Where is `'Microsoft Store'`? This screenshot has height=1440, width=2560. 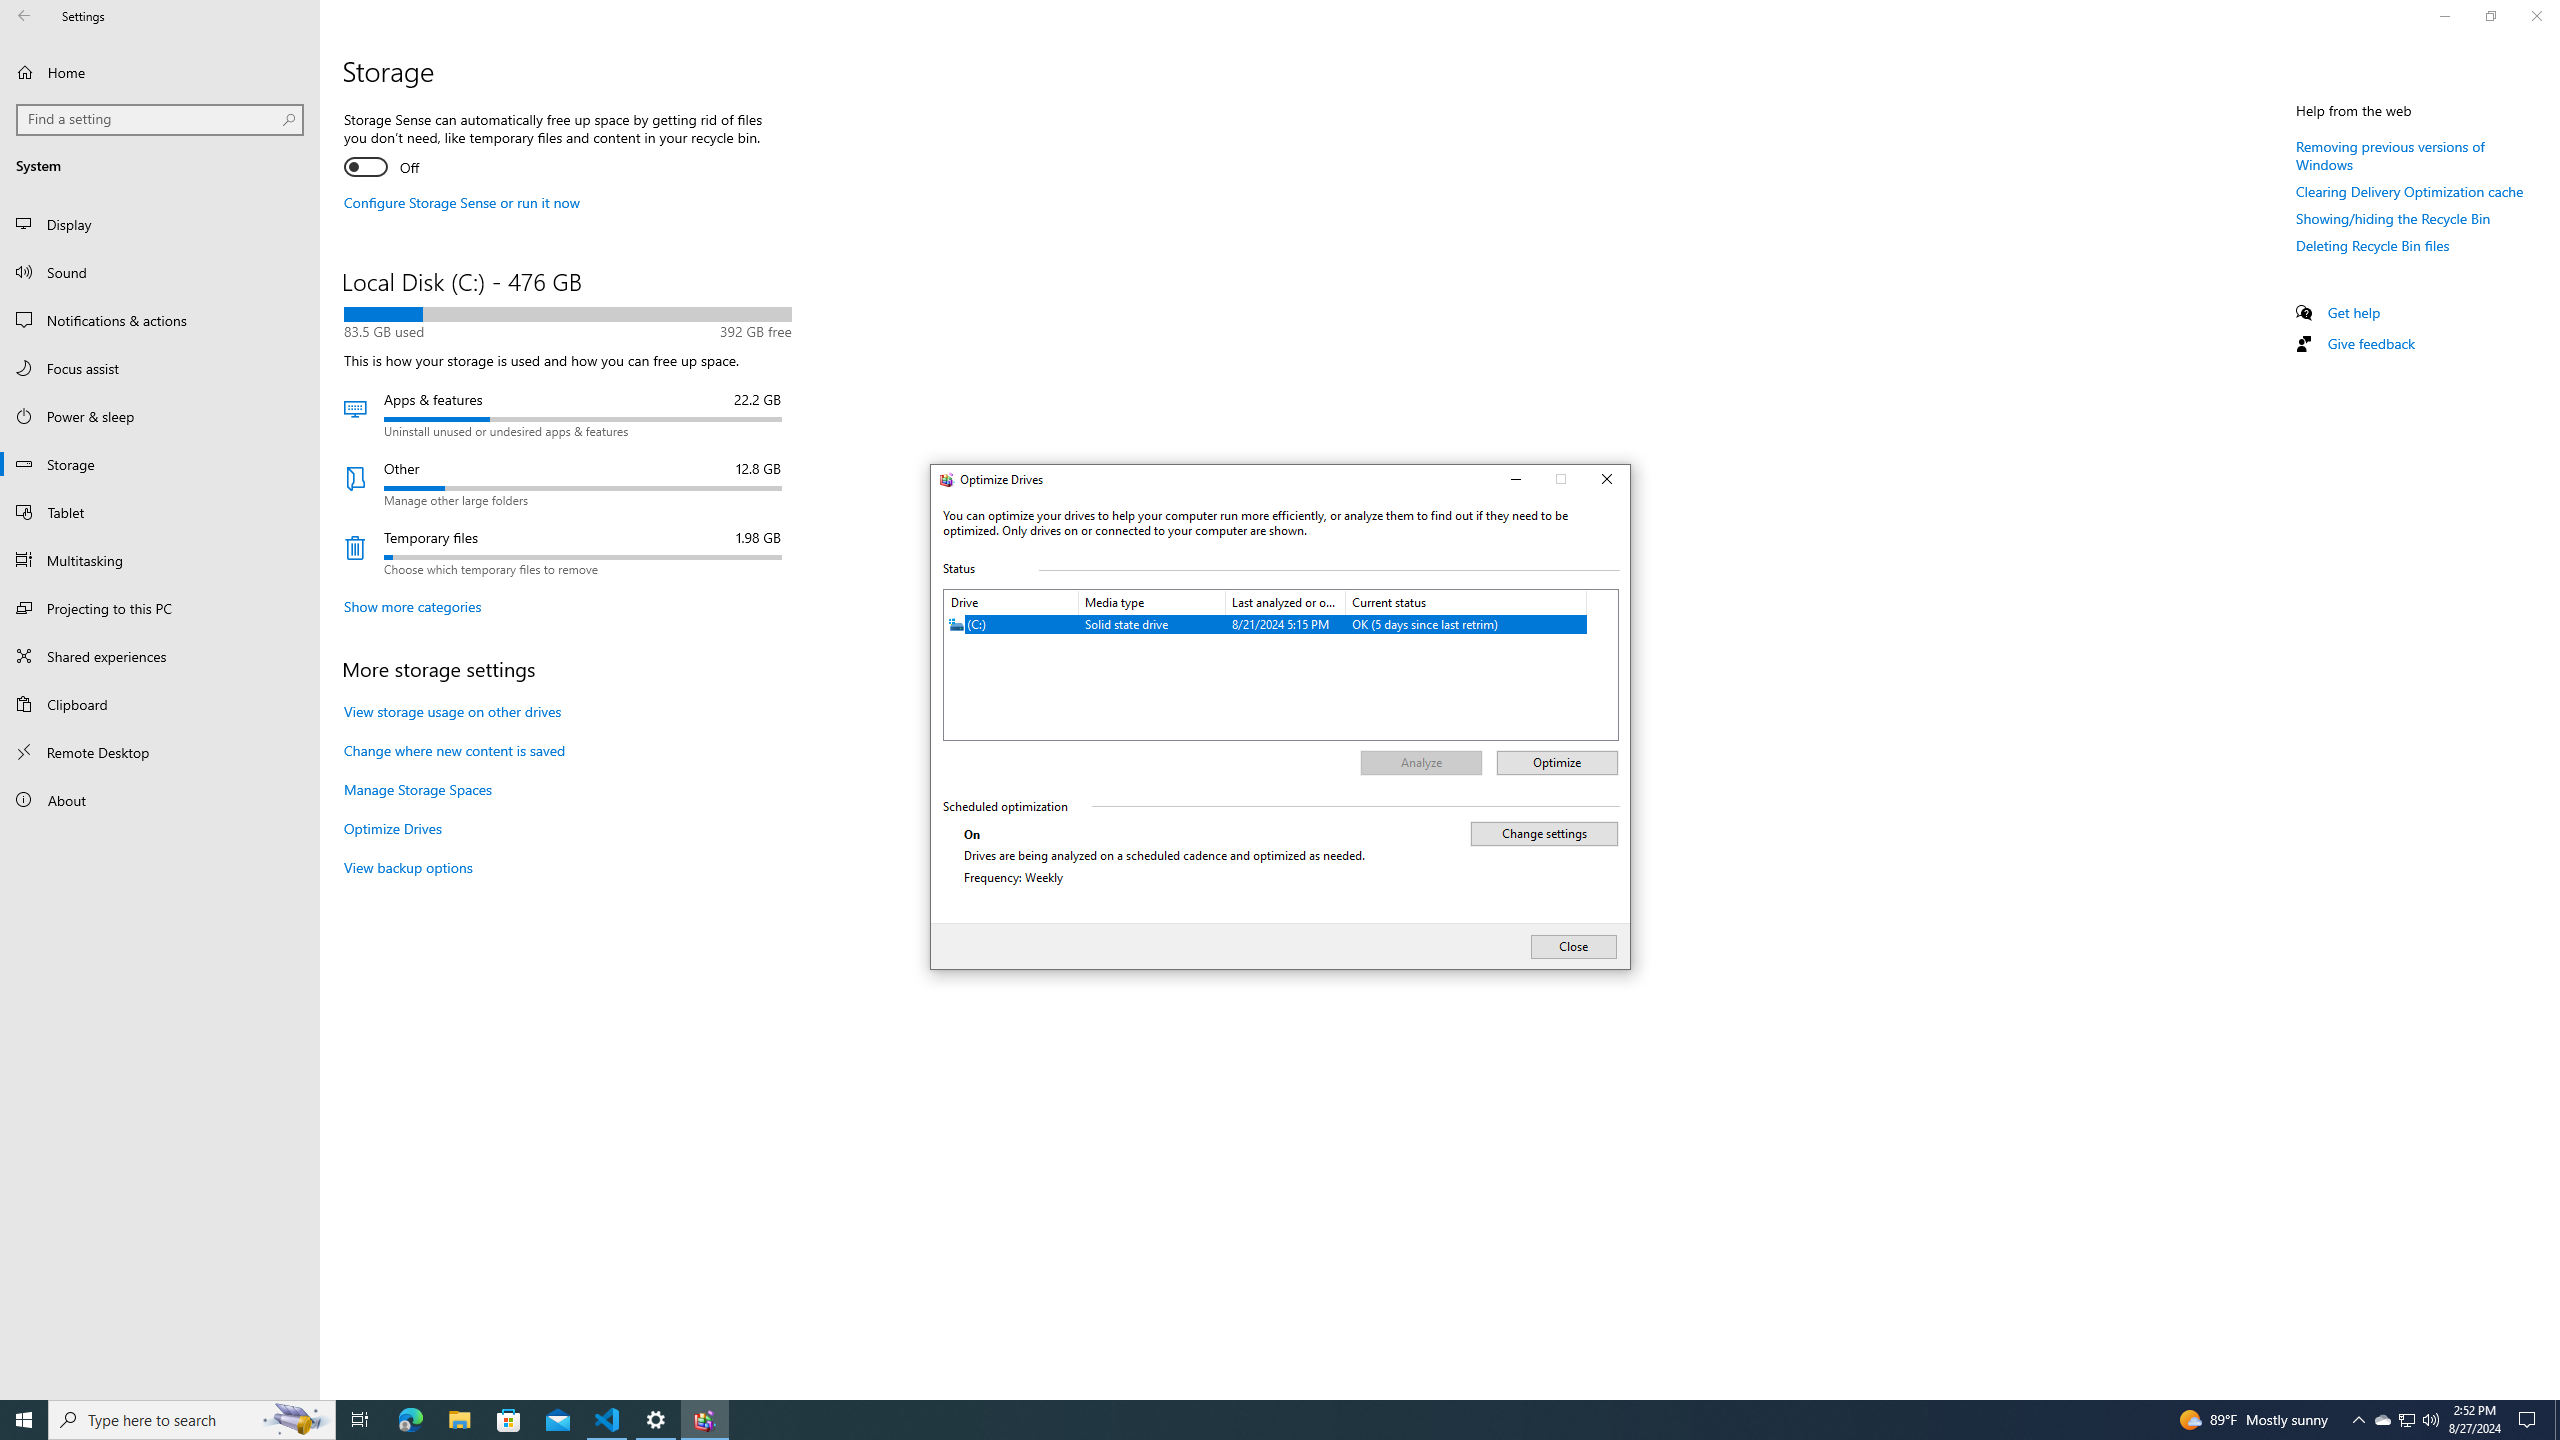 'Microsoft Store' is located at coordinates (509, 1418).